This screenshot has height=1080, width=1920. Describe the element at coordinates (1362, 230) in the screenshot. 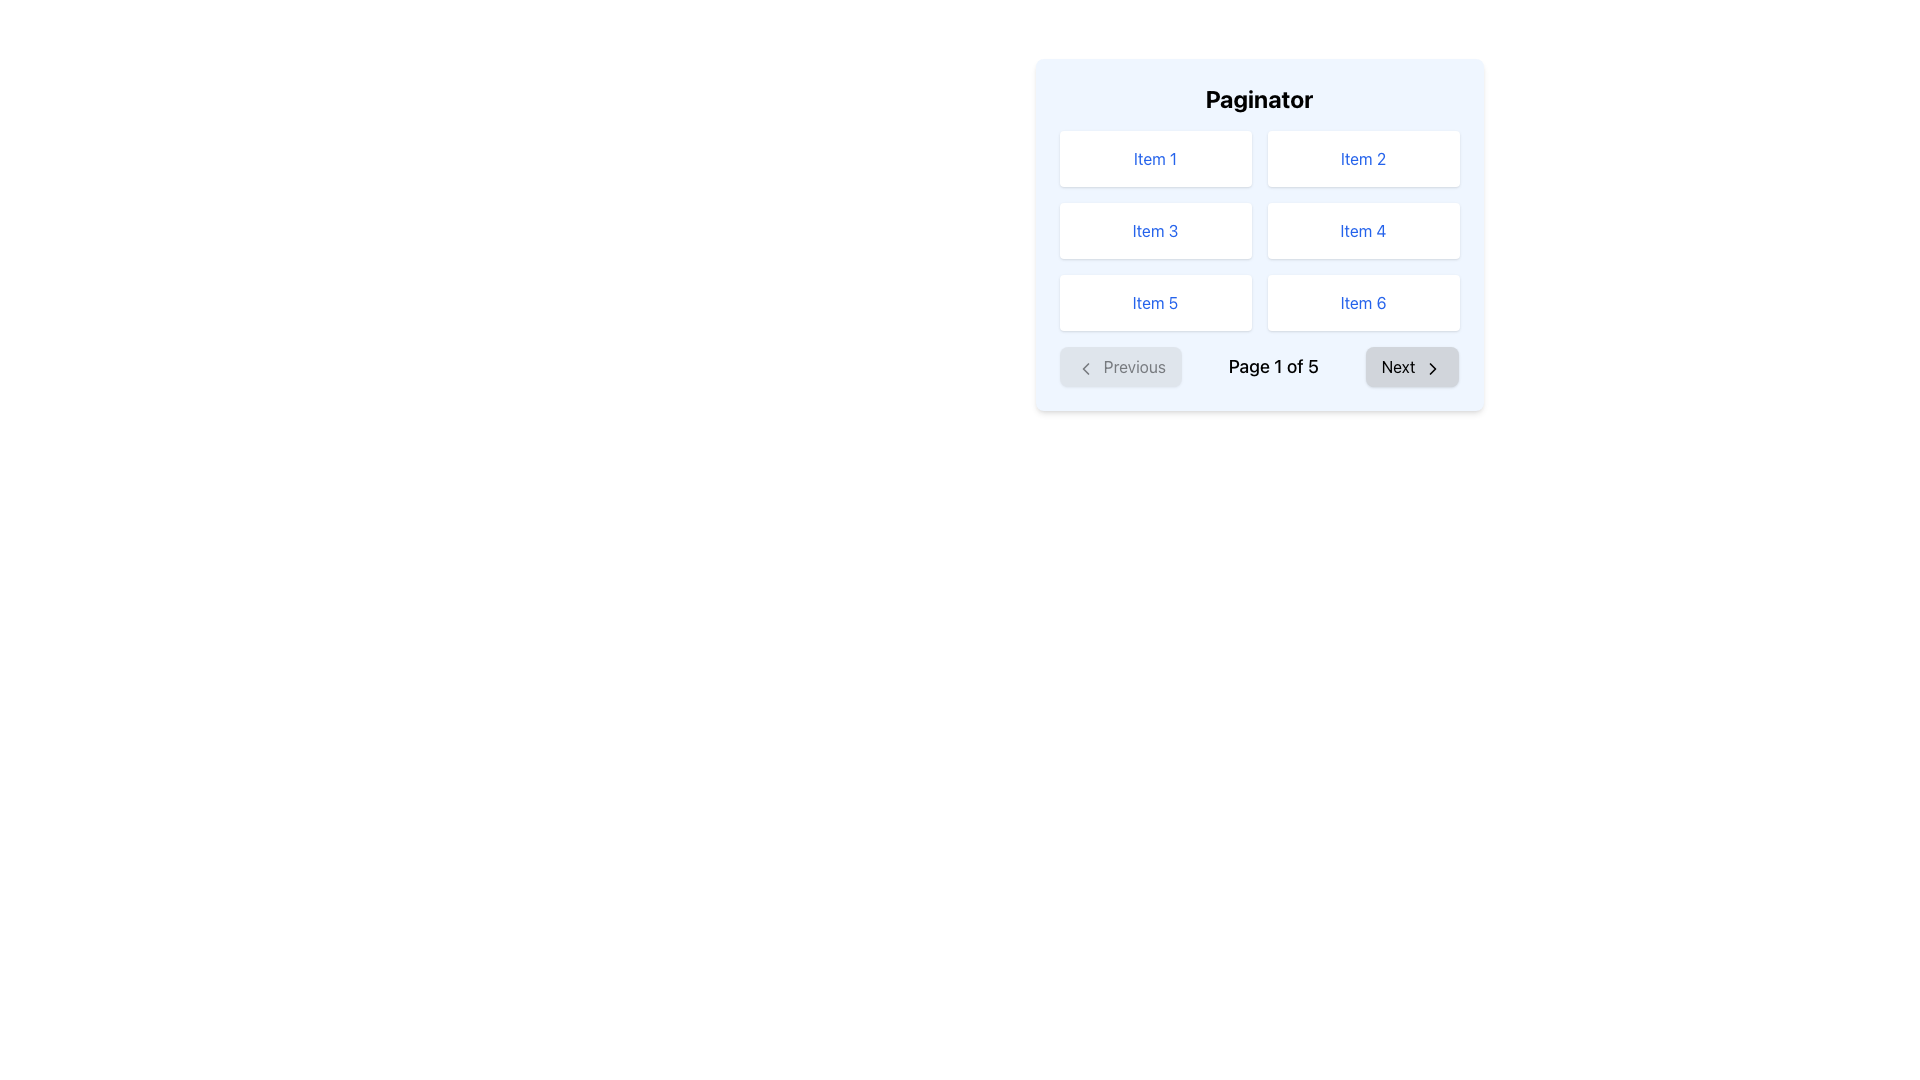

I see `the text label with blue text reading 'Item 4', which is a white rectangular box with rounded corners located in the second column of the second row of a grid layout` at that location.